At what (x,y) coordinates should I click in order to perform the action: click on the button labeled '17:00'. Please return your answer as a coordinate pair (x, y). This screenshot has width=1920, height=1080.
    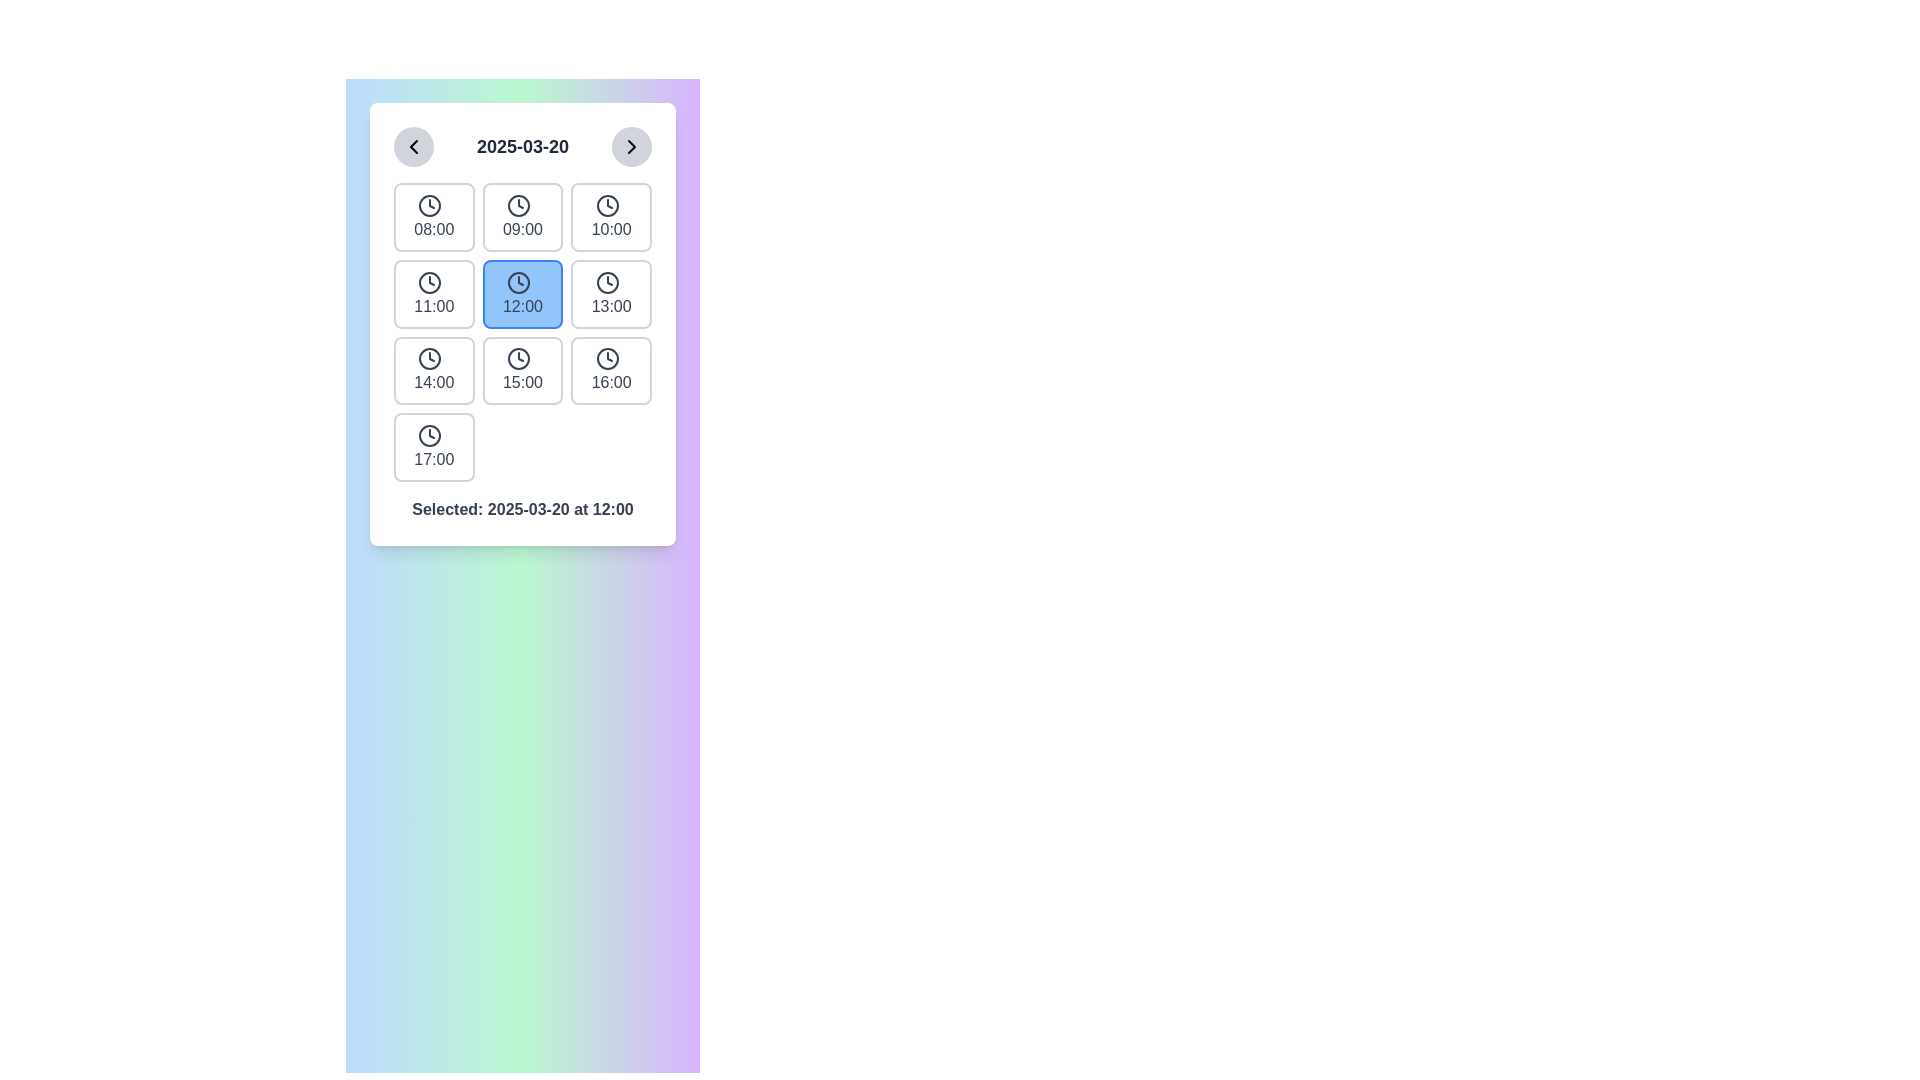
    Looking at the image, I should click on (433, 446).